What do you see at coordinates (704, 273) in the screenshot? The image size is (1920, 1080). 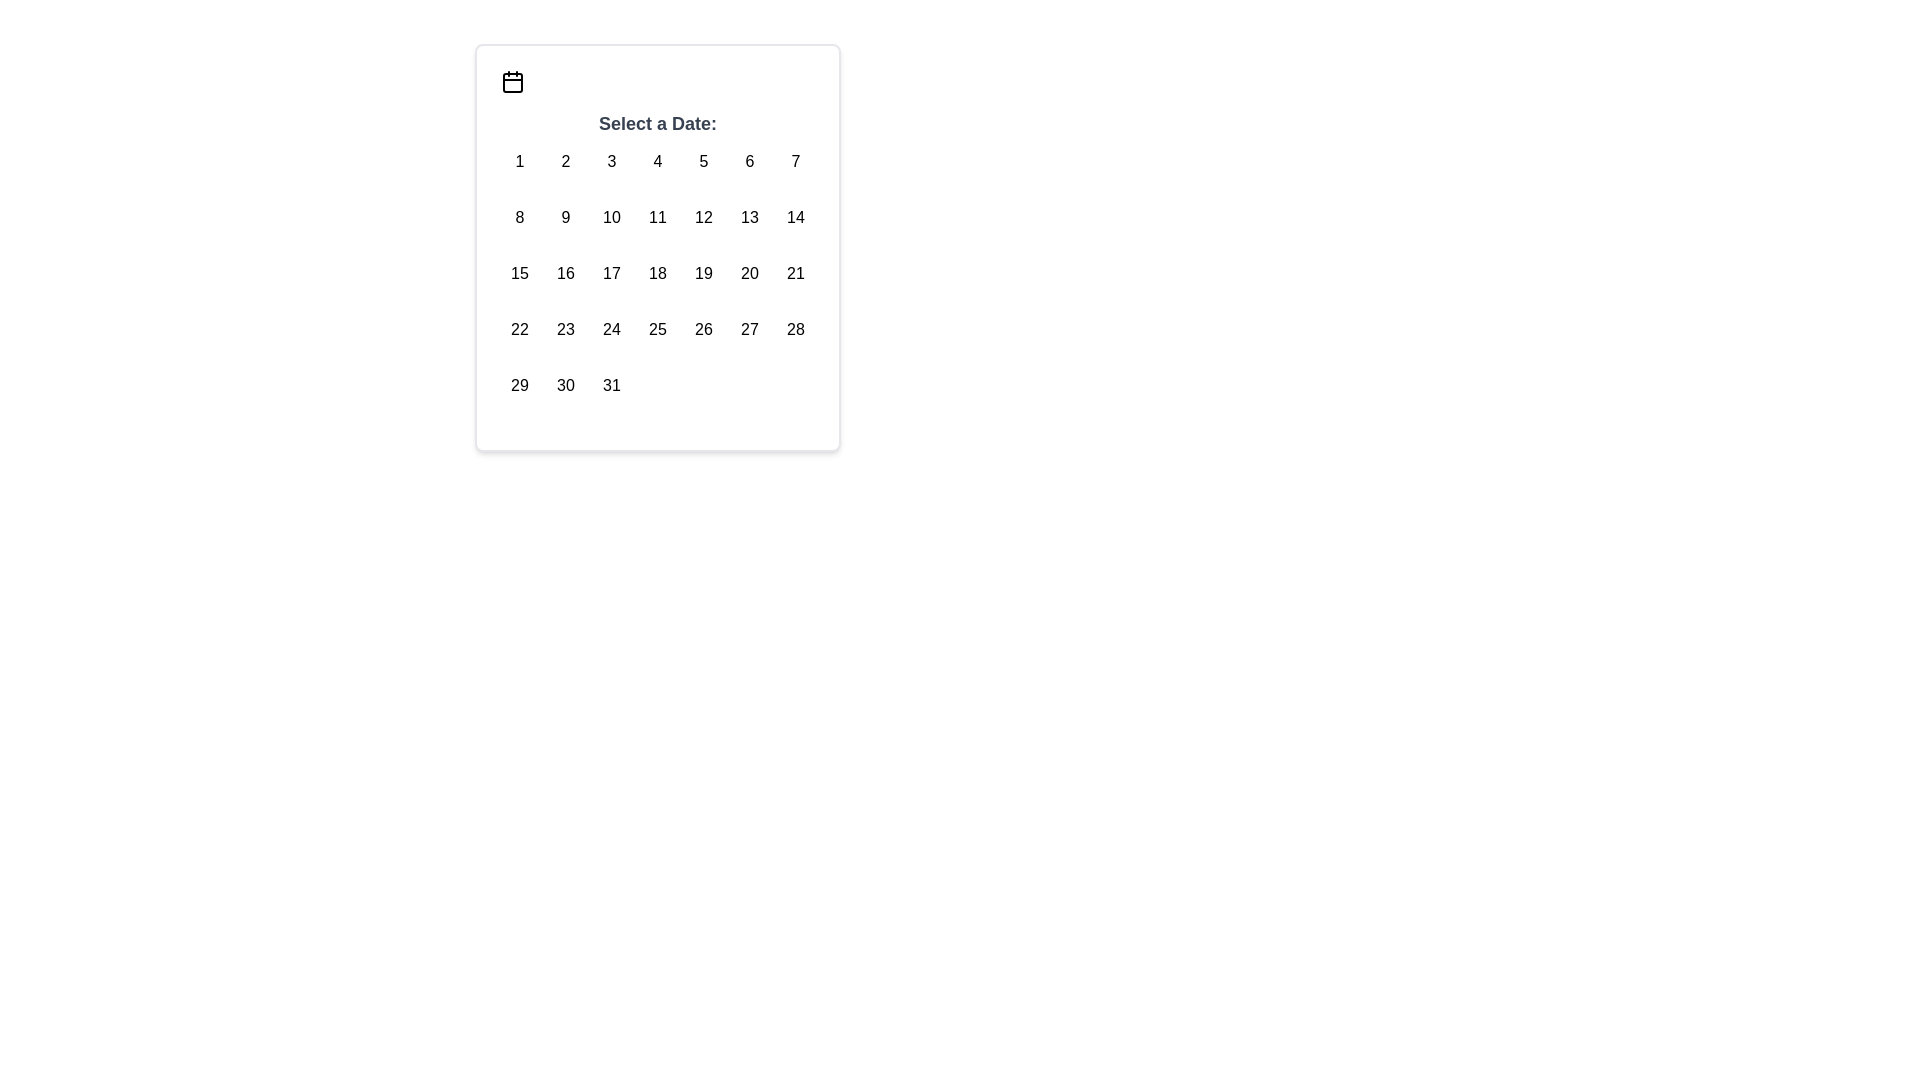 I see `the button displaying the number '19' in the calendar grid` at bounding box center [704, 273].